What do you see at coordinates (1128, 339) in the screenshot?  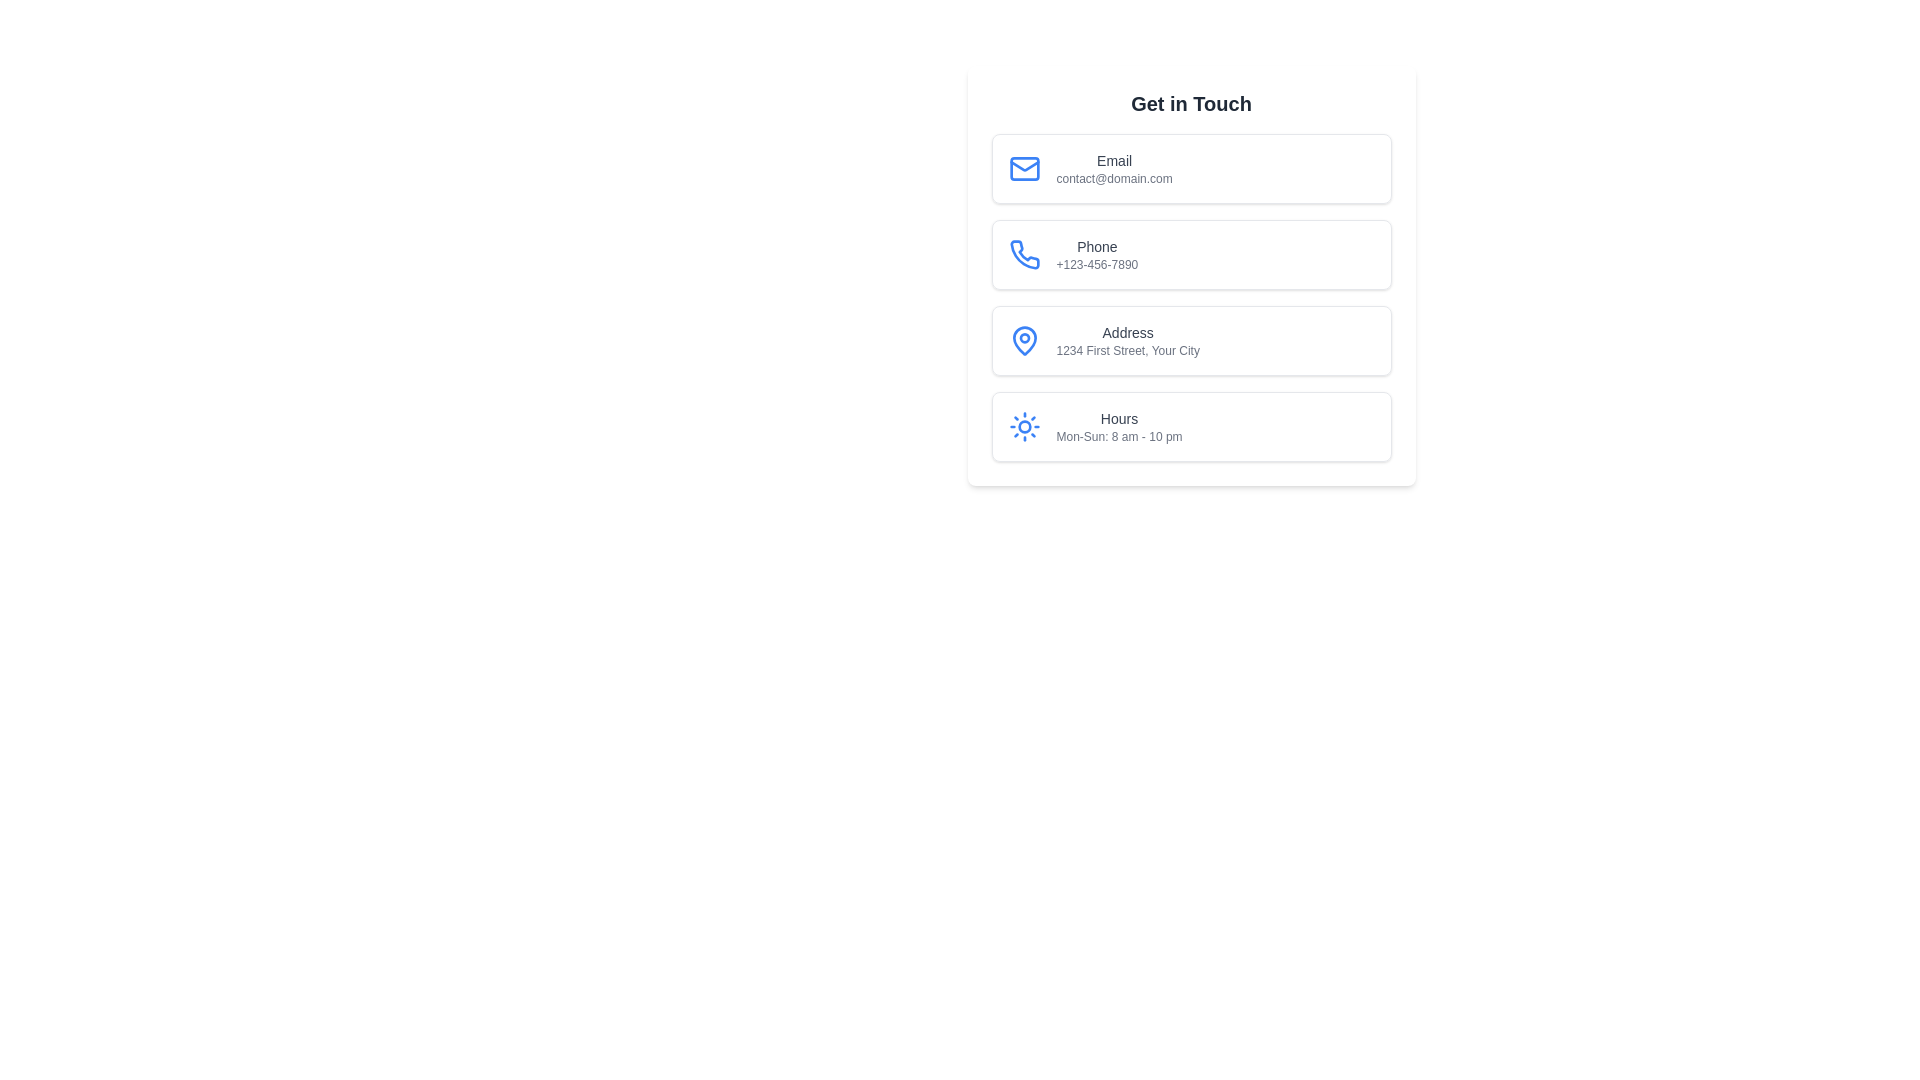 I see `the 'Address' text label, which displays 'Address' in bold followed by '1234 First Street, Your City', located in the third card under the 'Get in Touch' section` at bounding box center [1128, 339].